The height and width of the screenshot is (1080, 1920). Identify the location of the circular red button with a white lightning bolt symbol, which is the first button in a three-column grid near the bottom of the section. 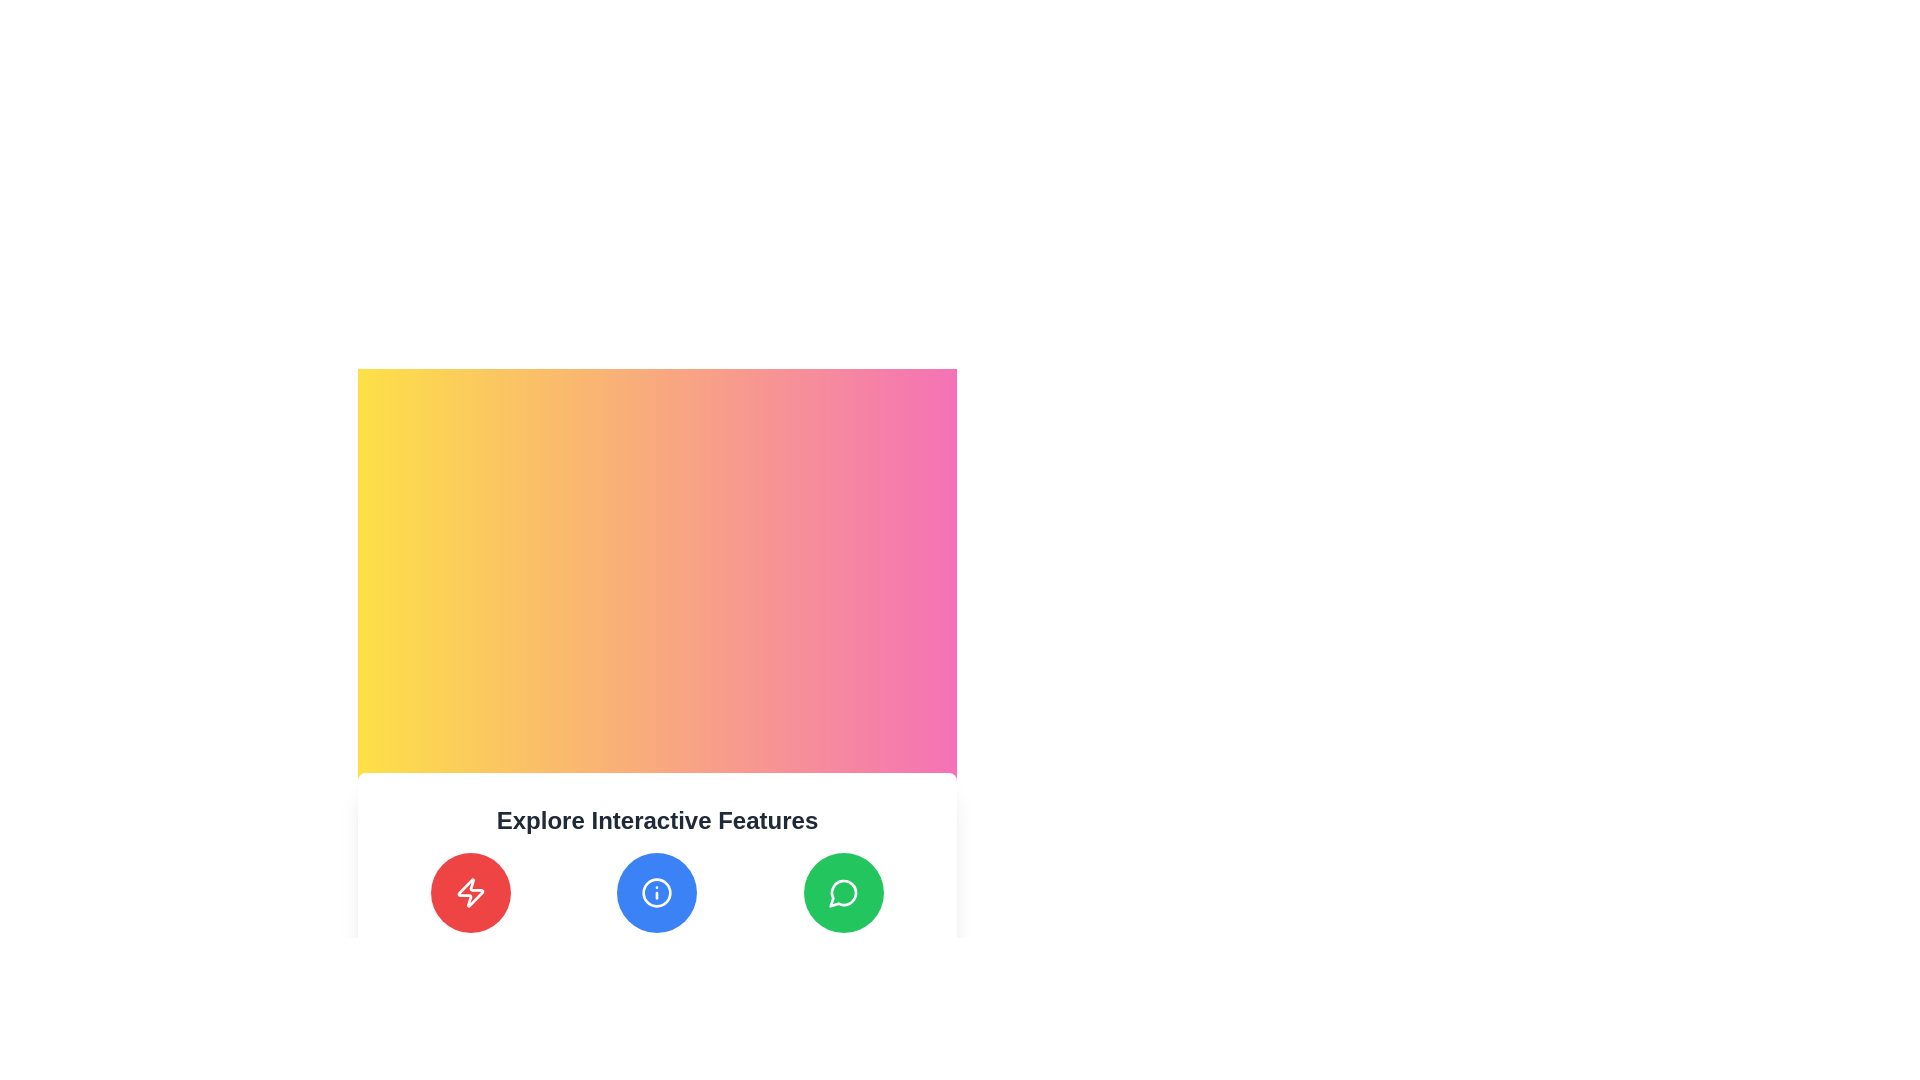
(470, 892).